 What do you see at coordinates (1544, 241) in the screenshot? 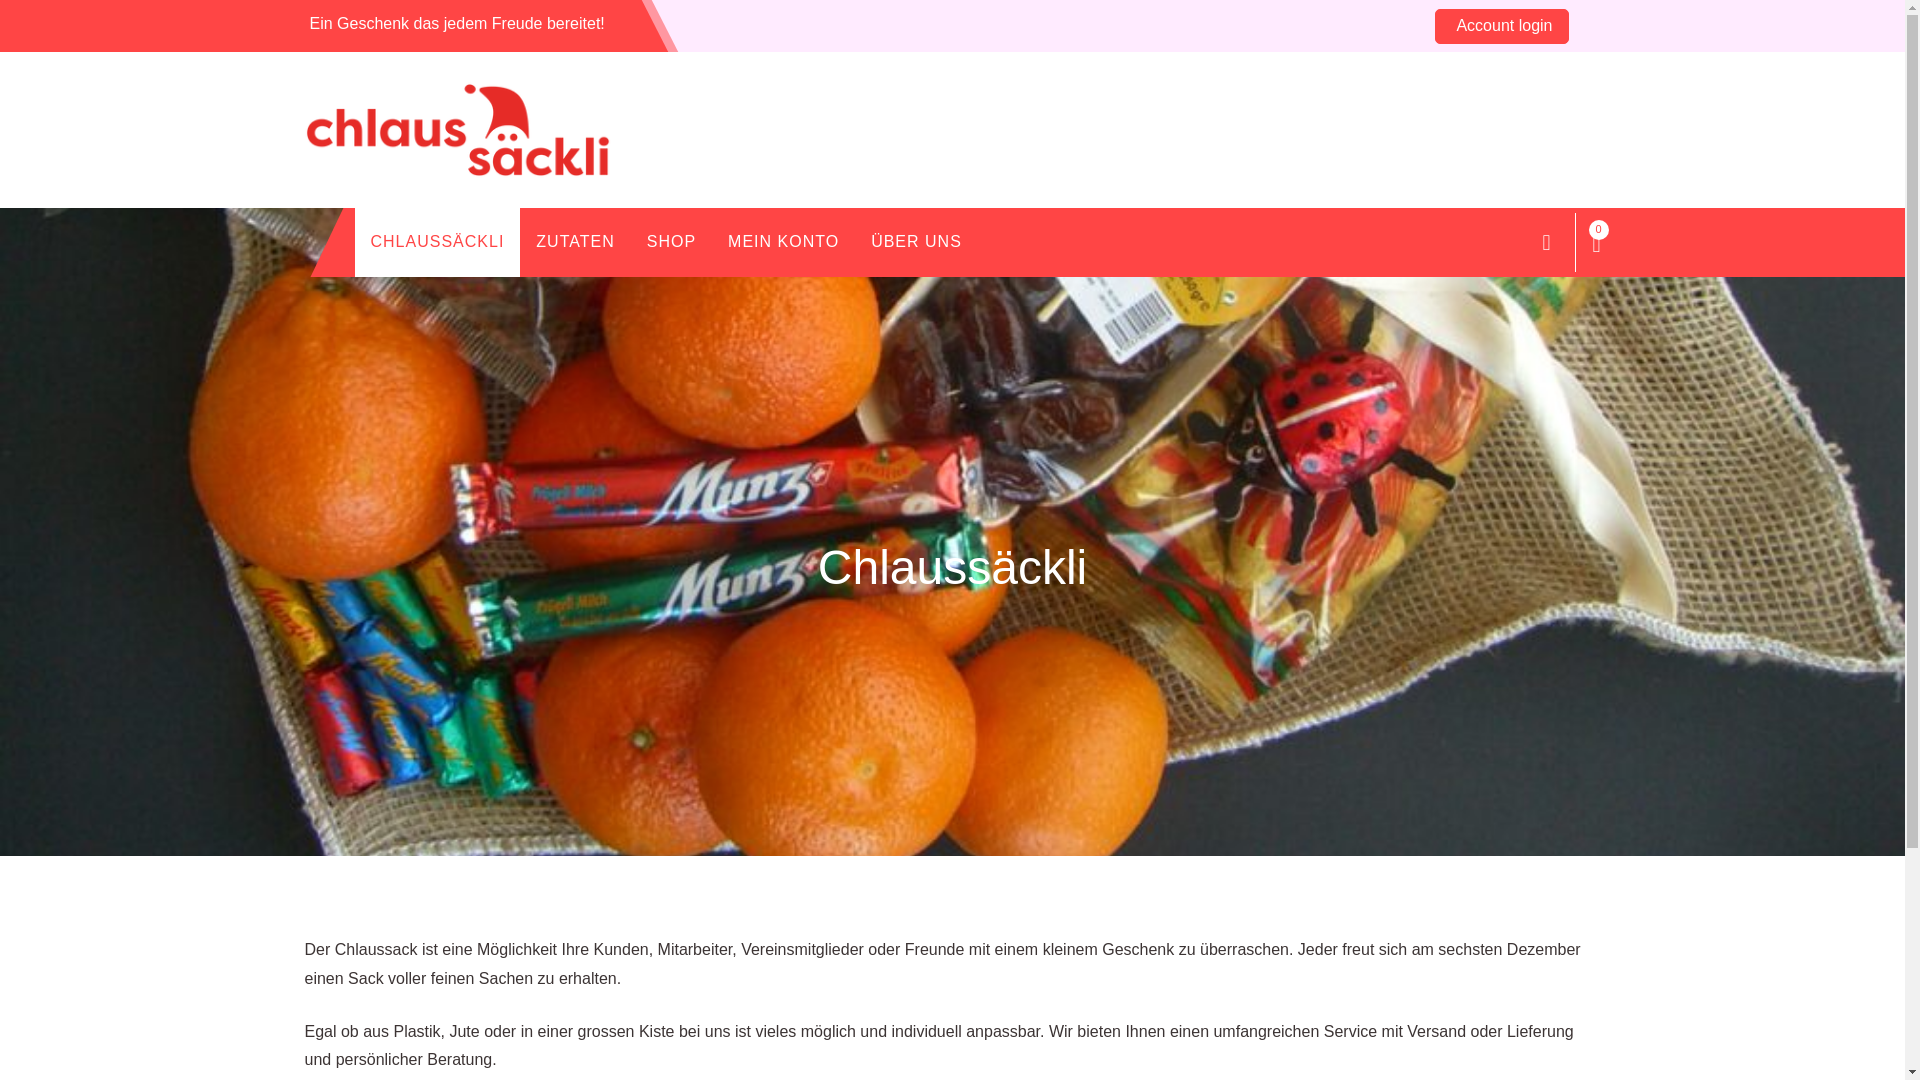
I see `'Search'` at bounding box center [1544, 241].